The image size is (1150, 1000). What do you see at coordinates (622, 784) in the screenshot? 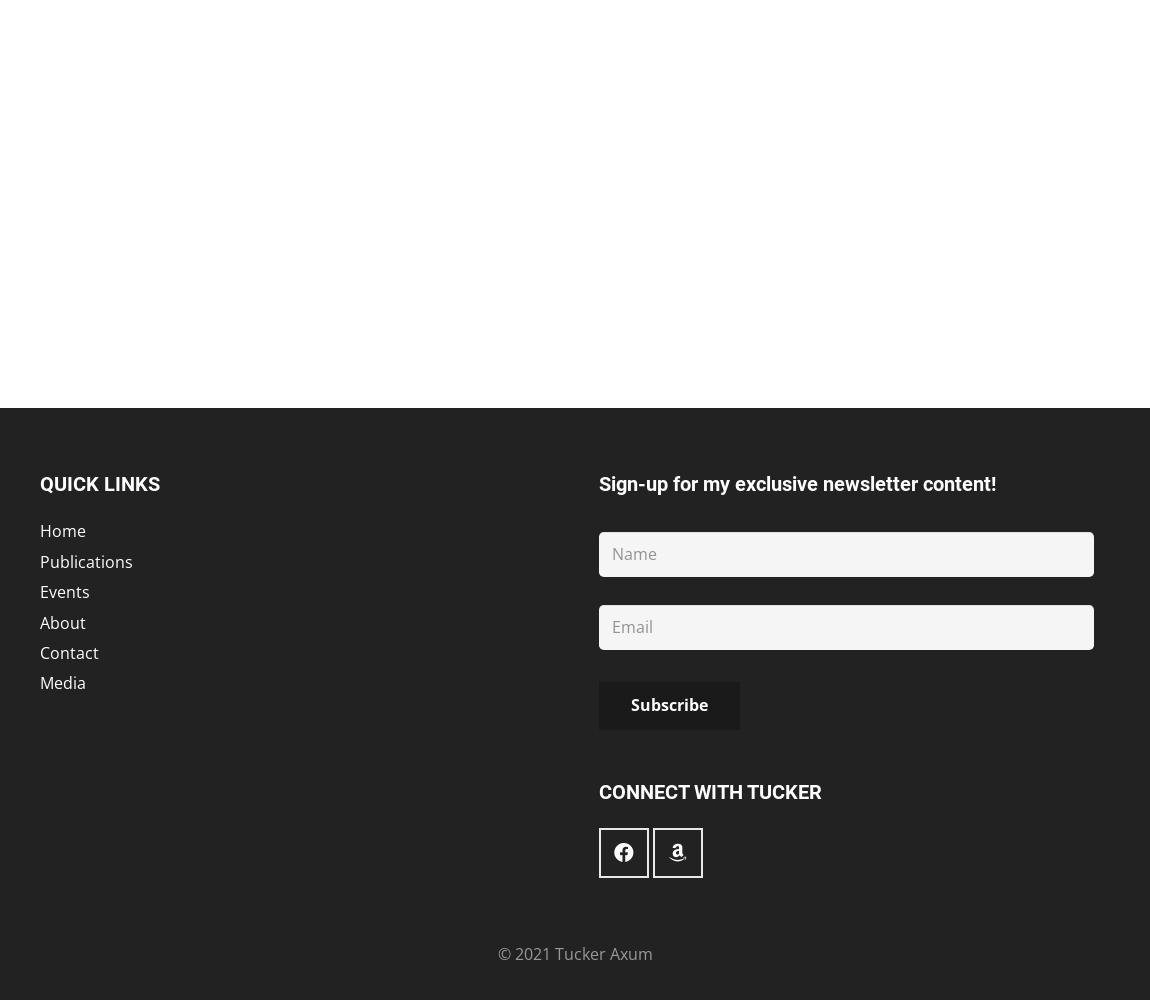
I see `'Facebook'` at bounding box center [622, 784].